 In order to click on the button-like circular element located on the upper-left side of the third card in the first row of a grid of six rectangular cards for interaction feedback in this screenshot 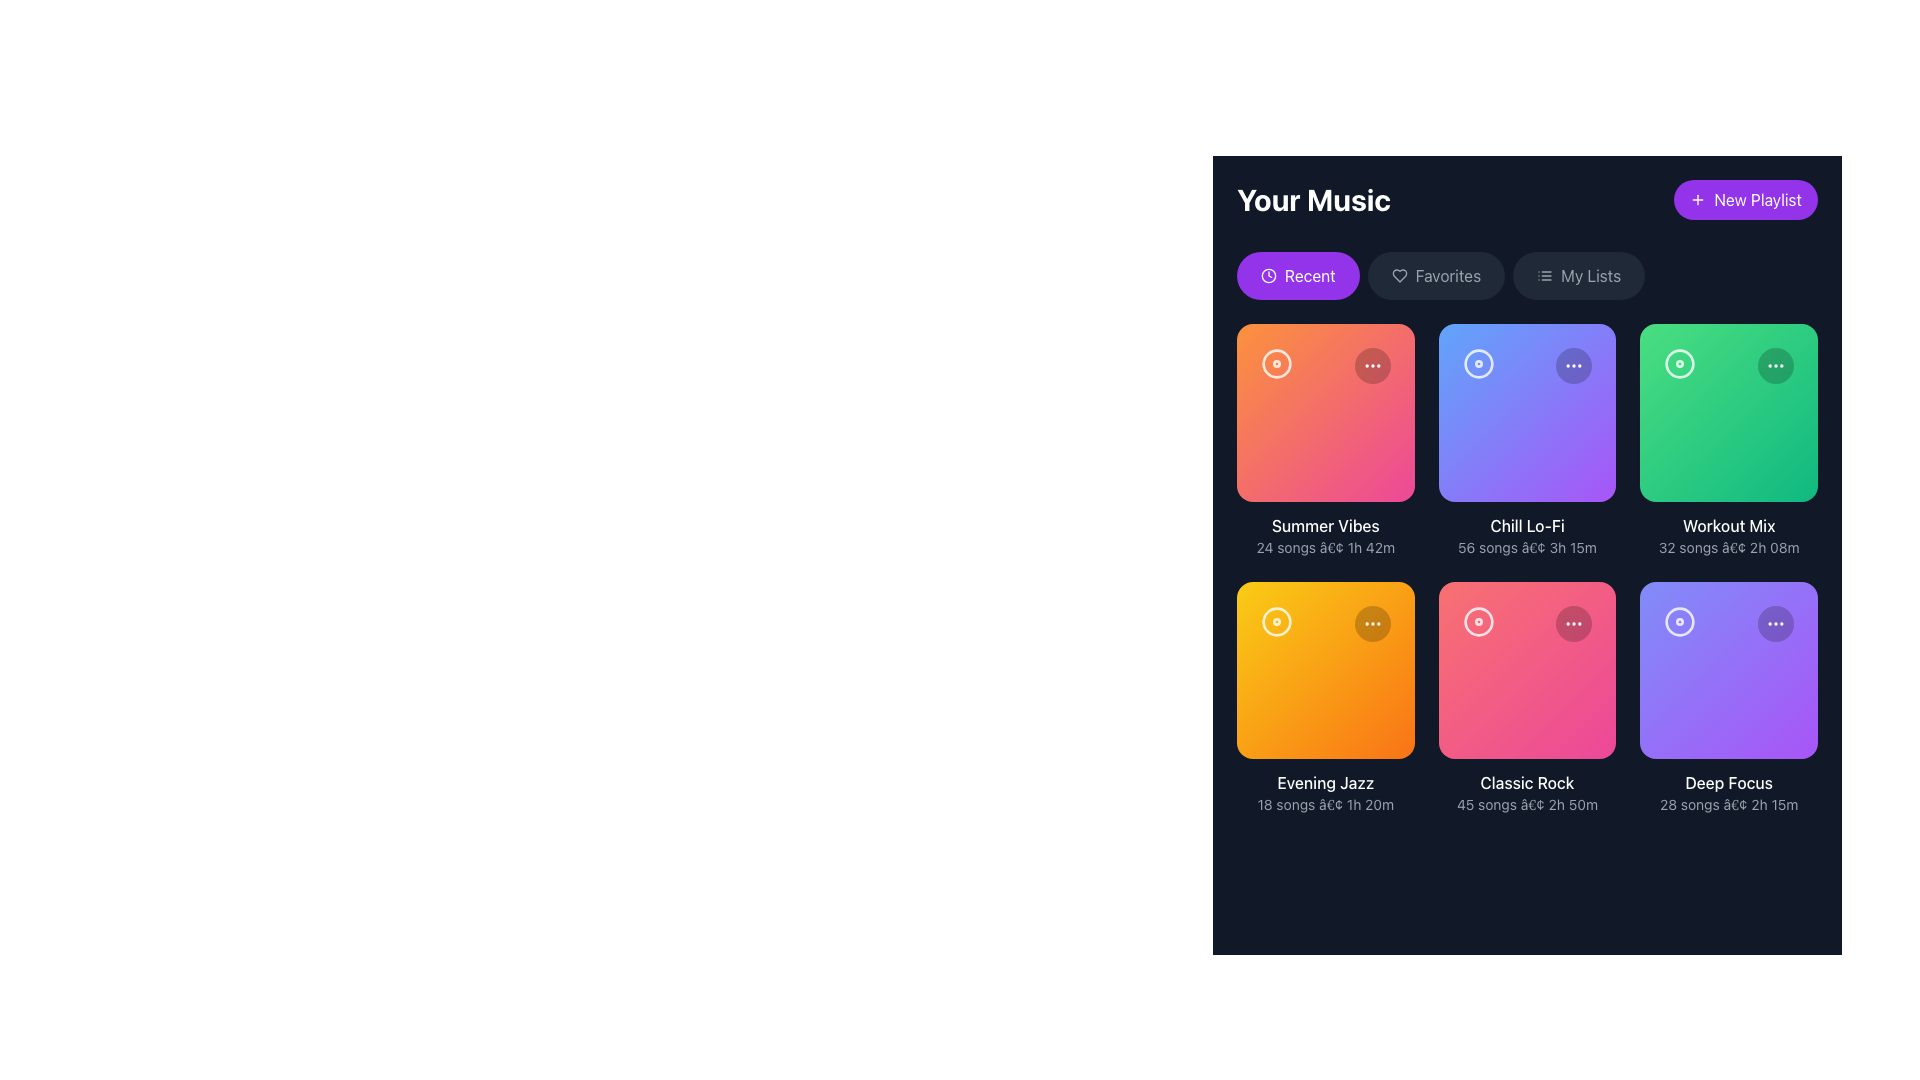, I will do `click(1478, 363)`.